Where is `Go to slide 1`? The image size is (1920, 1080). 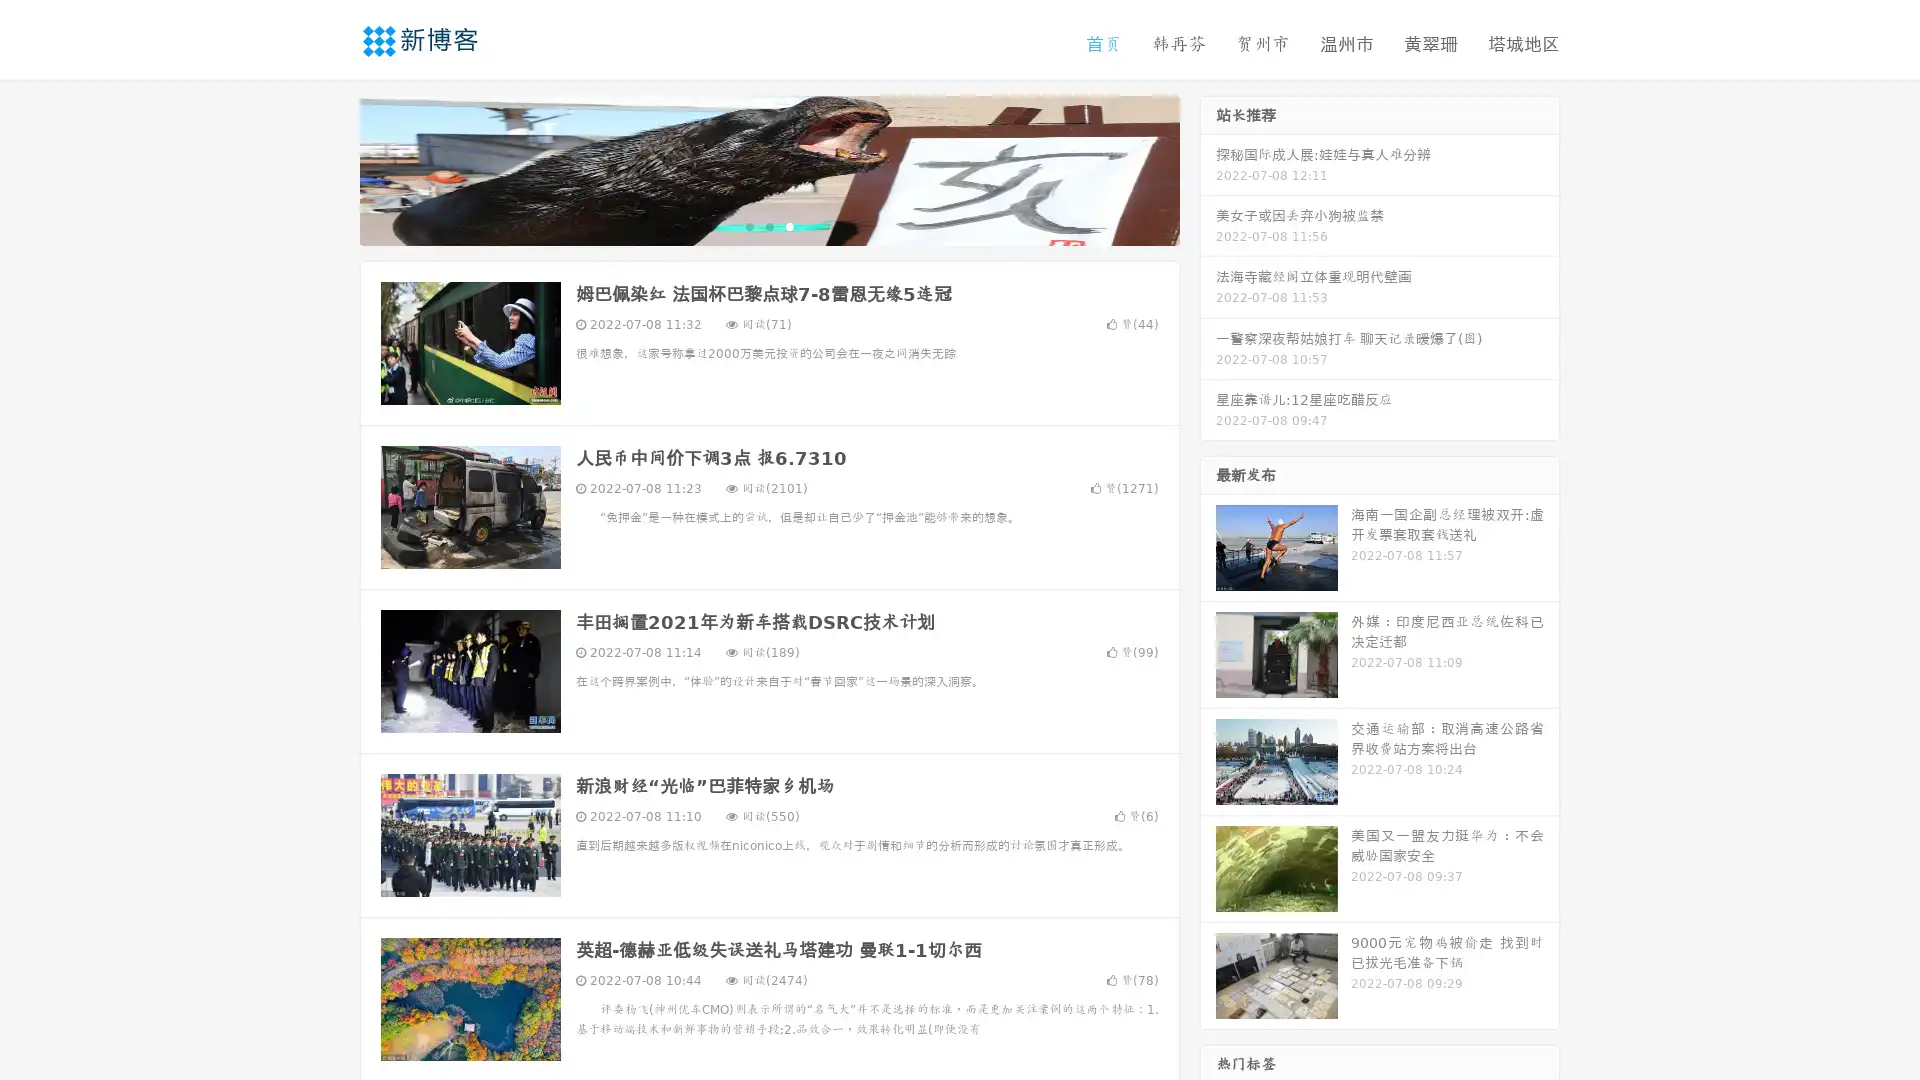
Go to slide 1 is located at coordinates (748, 225).